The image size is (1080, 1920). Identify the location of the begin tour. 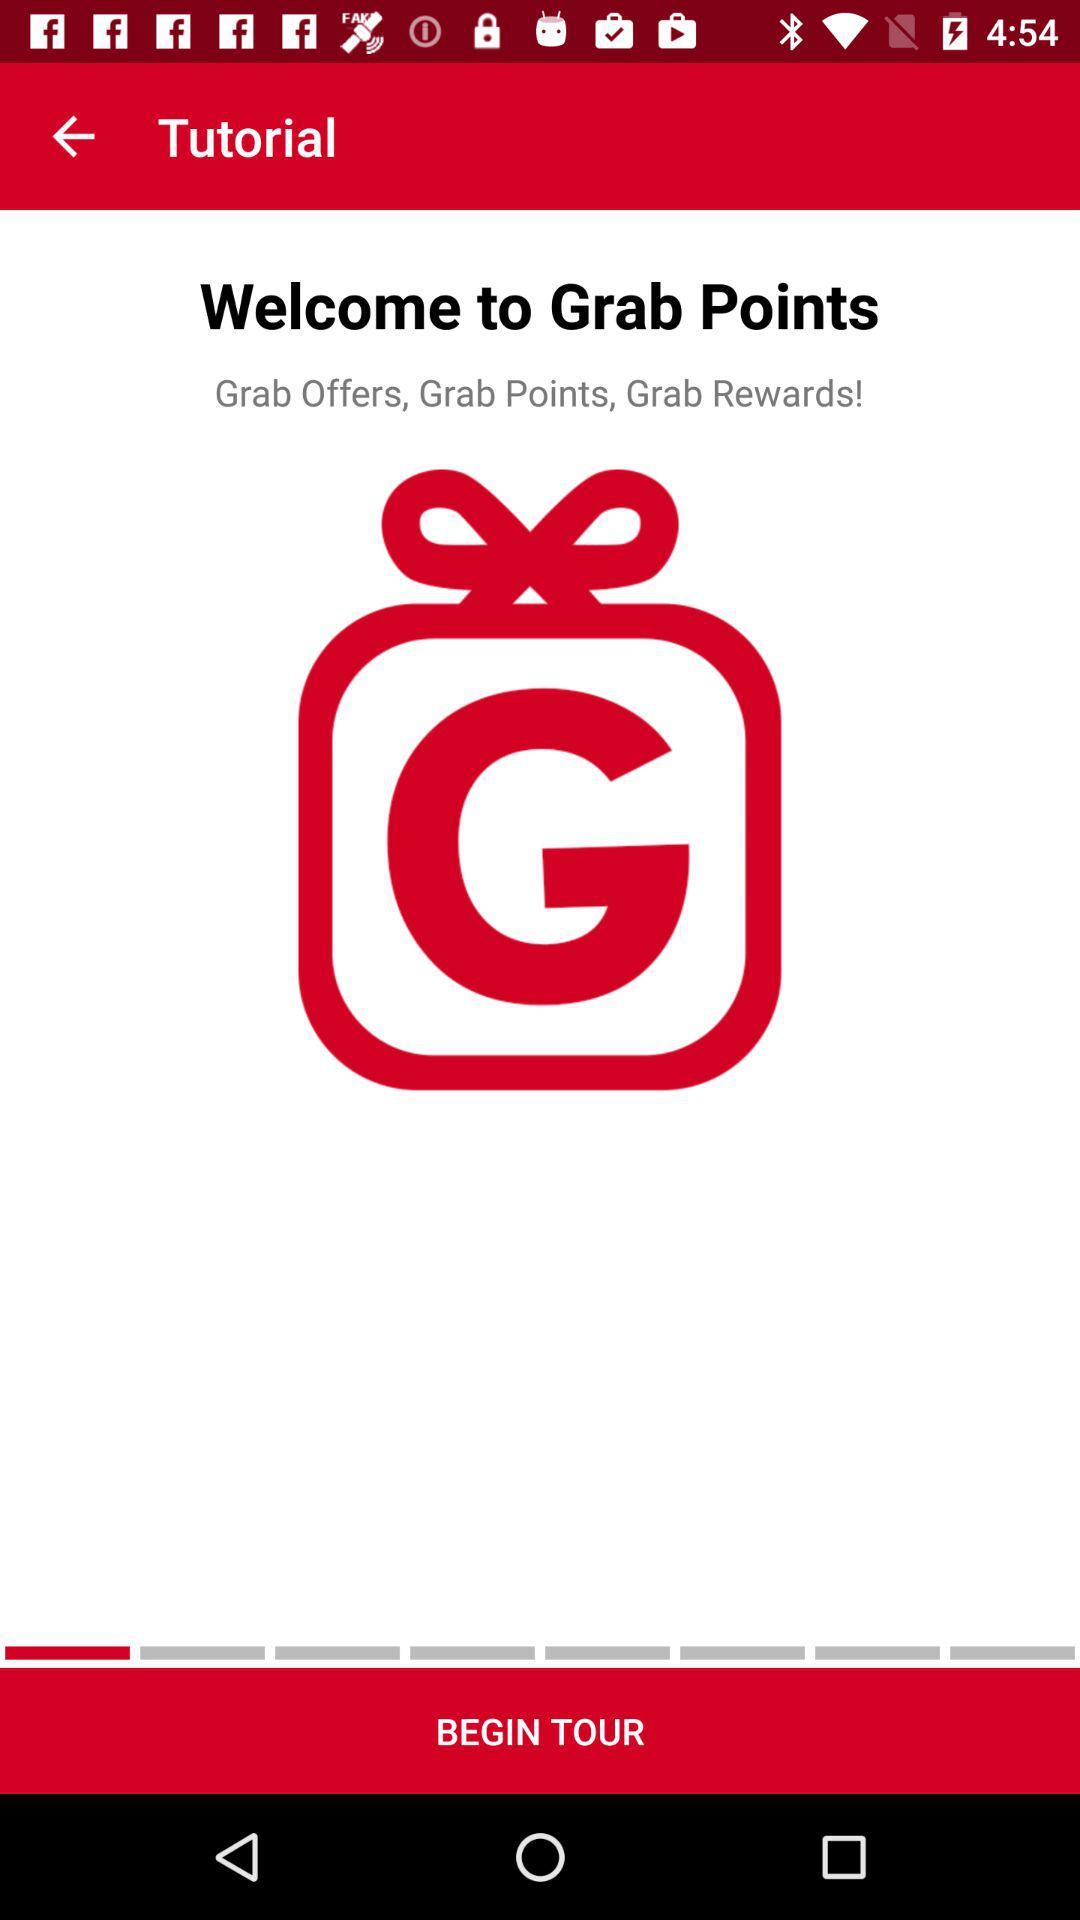
(540, 1730).